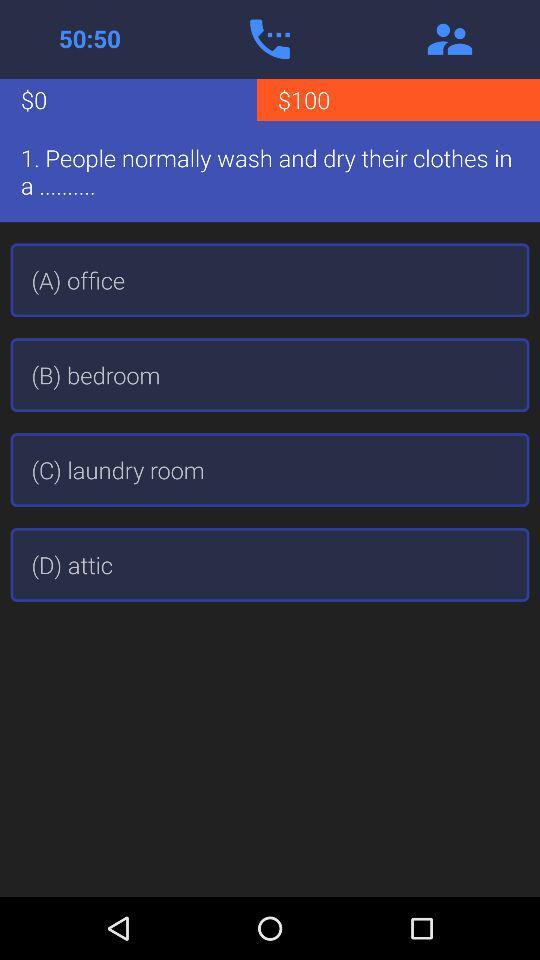 This screenshot has width=540, height=960. What do you see at coordinates (270, 279) in the screenshot?
I see `item below 1 people normally` at bounding box center [270, 279].